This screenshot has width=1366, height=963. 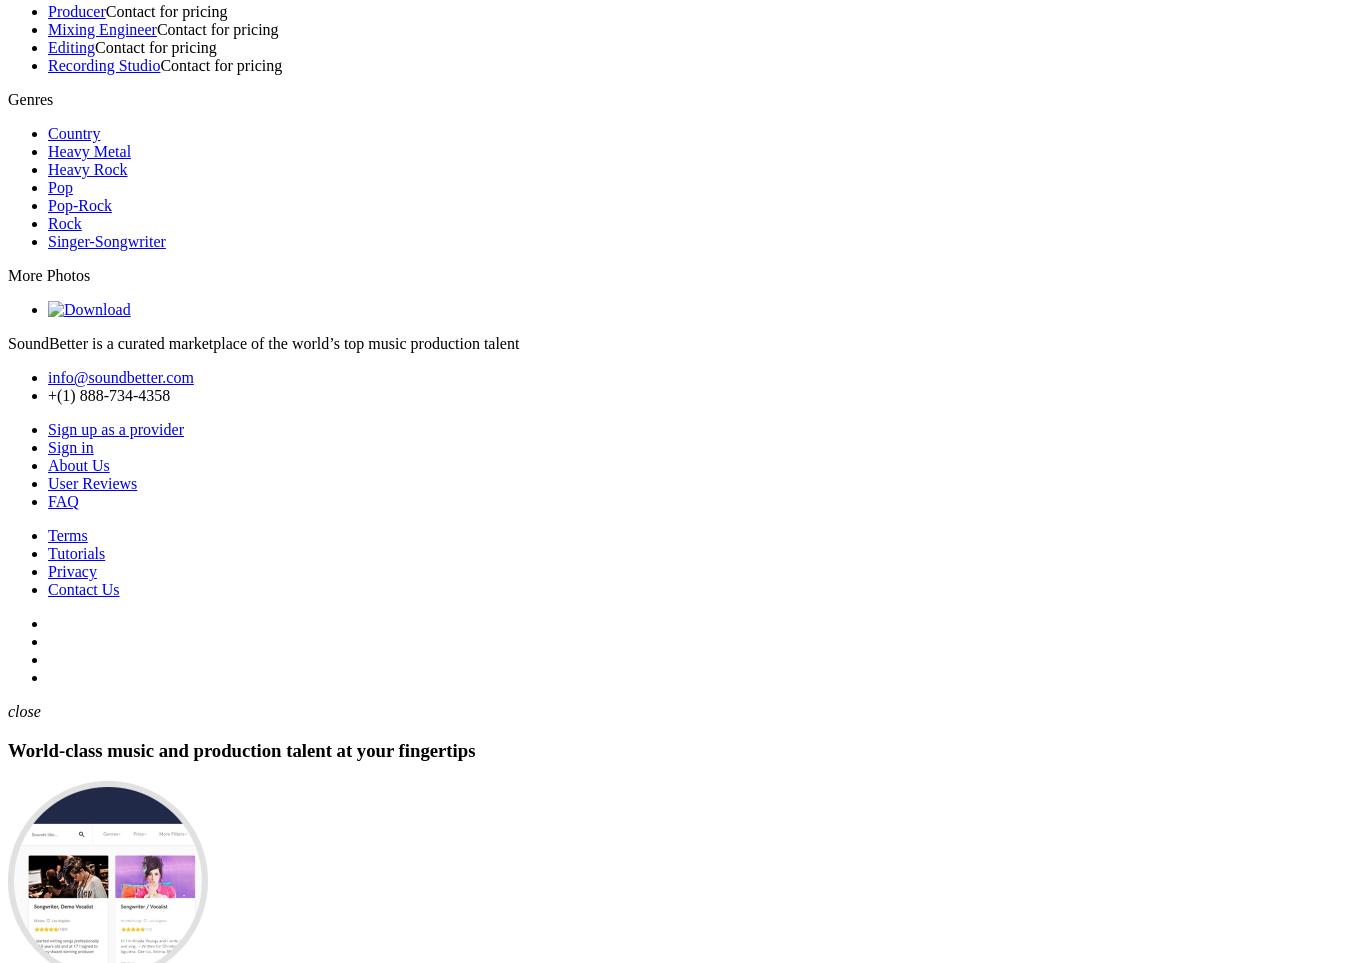 I want to click on 'Sign up as a provider', so click(x=47, y=429).